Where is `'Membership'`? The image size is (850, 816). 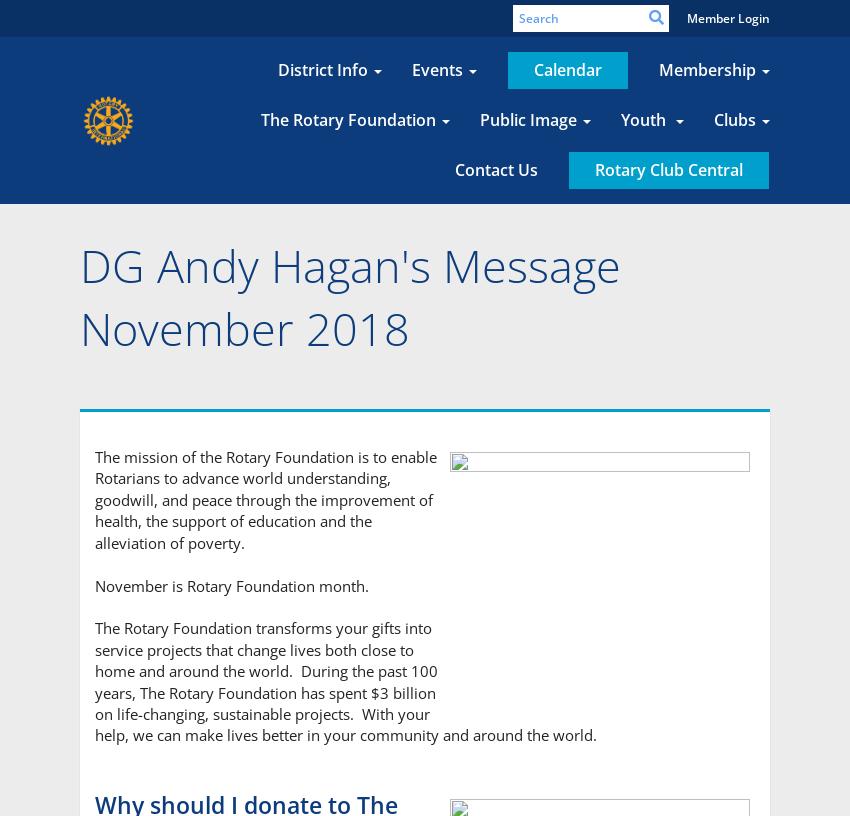 'Membership' is located at coordinates (706, 69).